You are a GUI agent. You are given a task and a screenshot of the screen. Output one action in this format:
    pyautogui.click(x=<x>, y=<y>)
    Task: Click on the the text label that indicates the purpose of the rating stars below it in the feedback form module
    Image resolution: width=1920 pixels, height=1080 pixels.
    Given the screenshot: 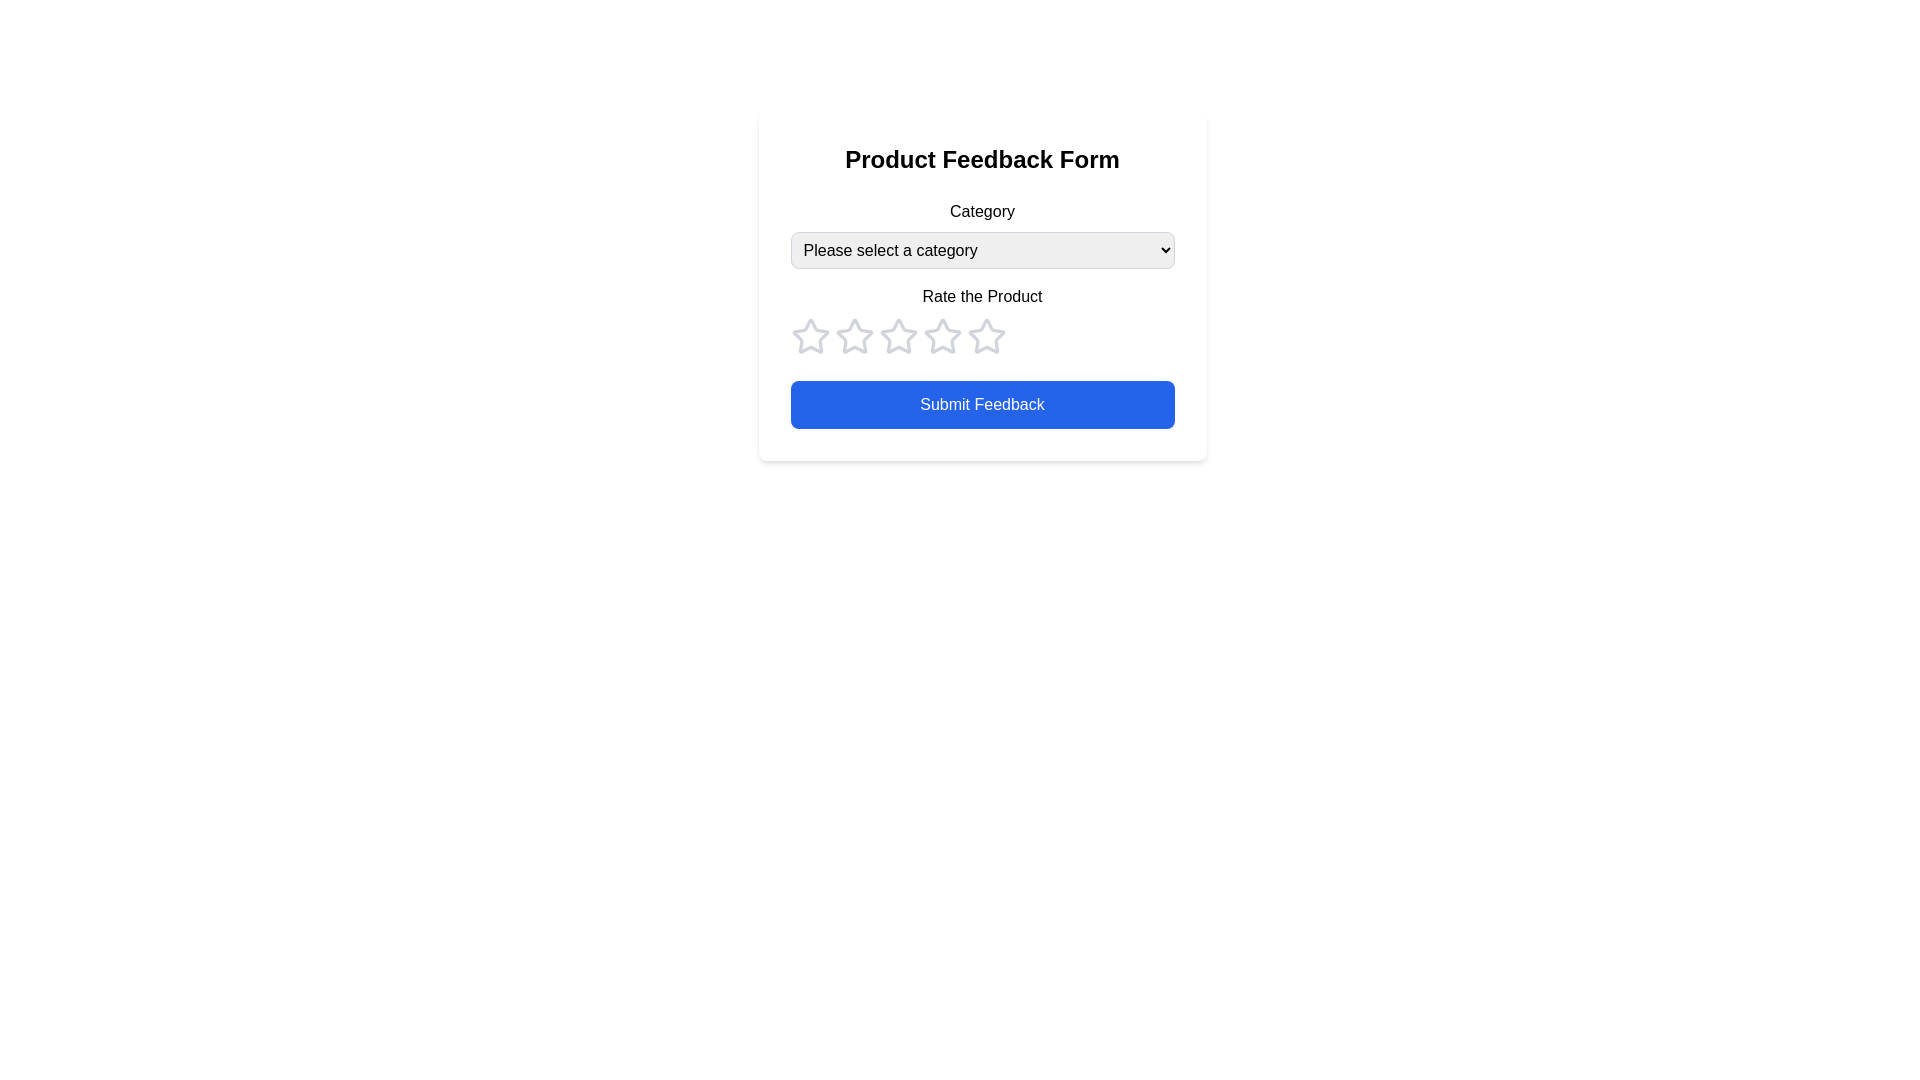 What is the action you would take?
    pyautogui.click(x=982, y=297)
    